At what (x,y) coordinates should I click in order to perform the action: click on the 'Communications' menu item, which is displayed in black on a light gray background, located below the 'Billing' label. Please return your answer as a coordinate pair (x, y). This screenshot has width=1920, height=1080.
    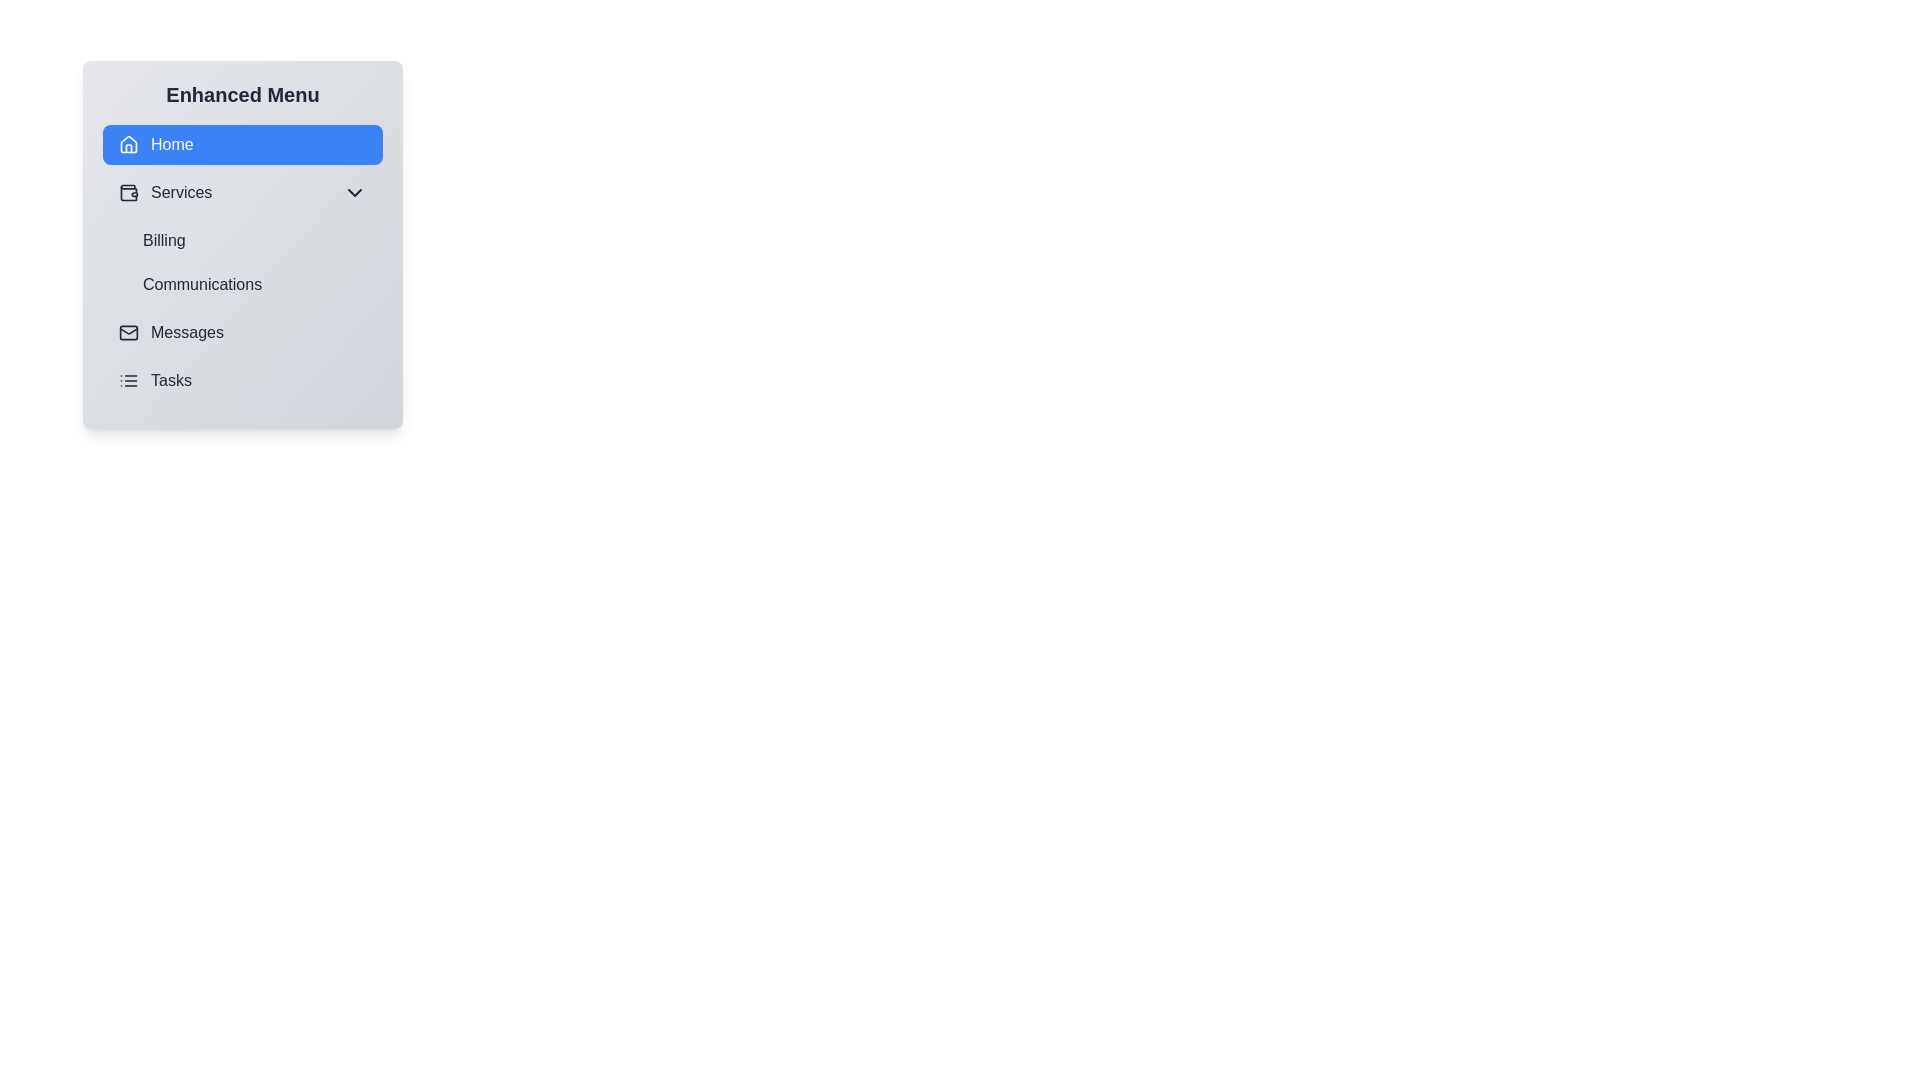
    Looking at the image, I should click on (253, 285).